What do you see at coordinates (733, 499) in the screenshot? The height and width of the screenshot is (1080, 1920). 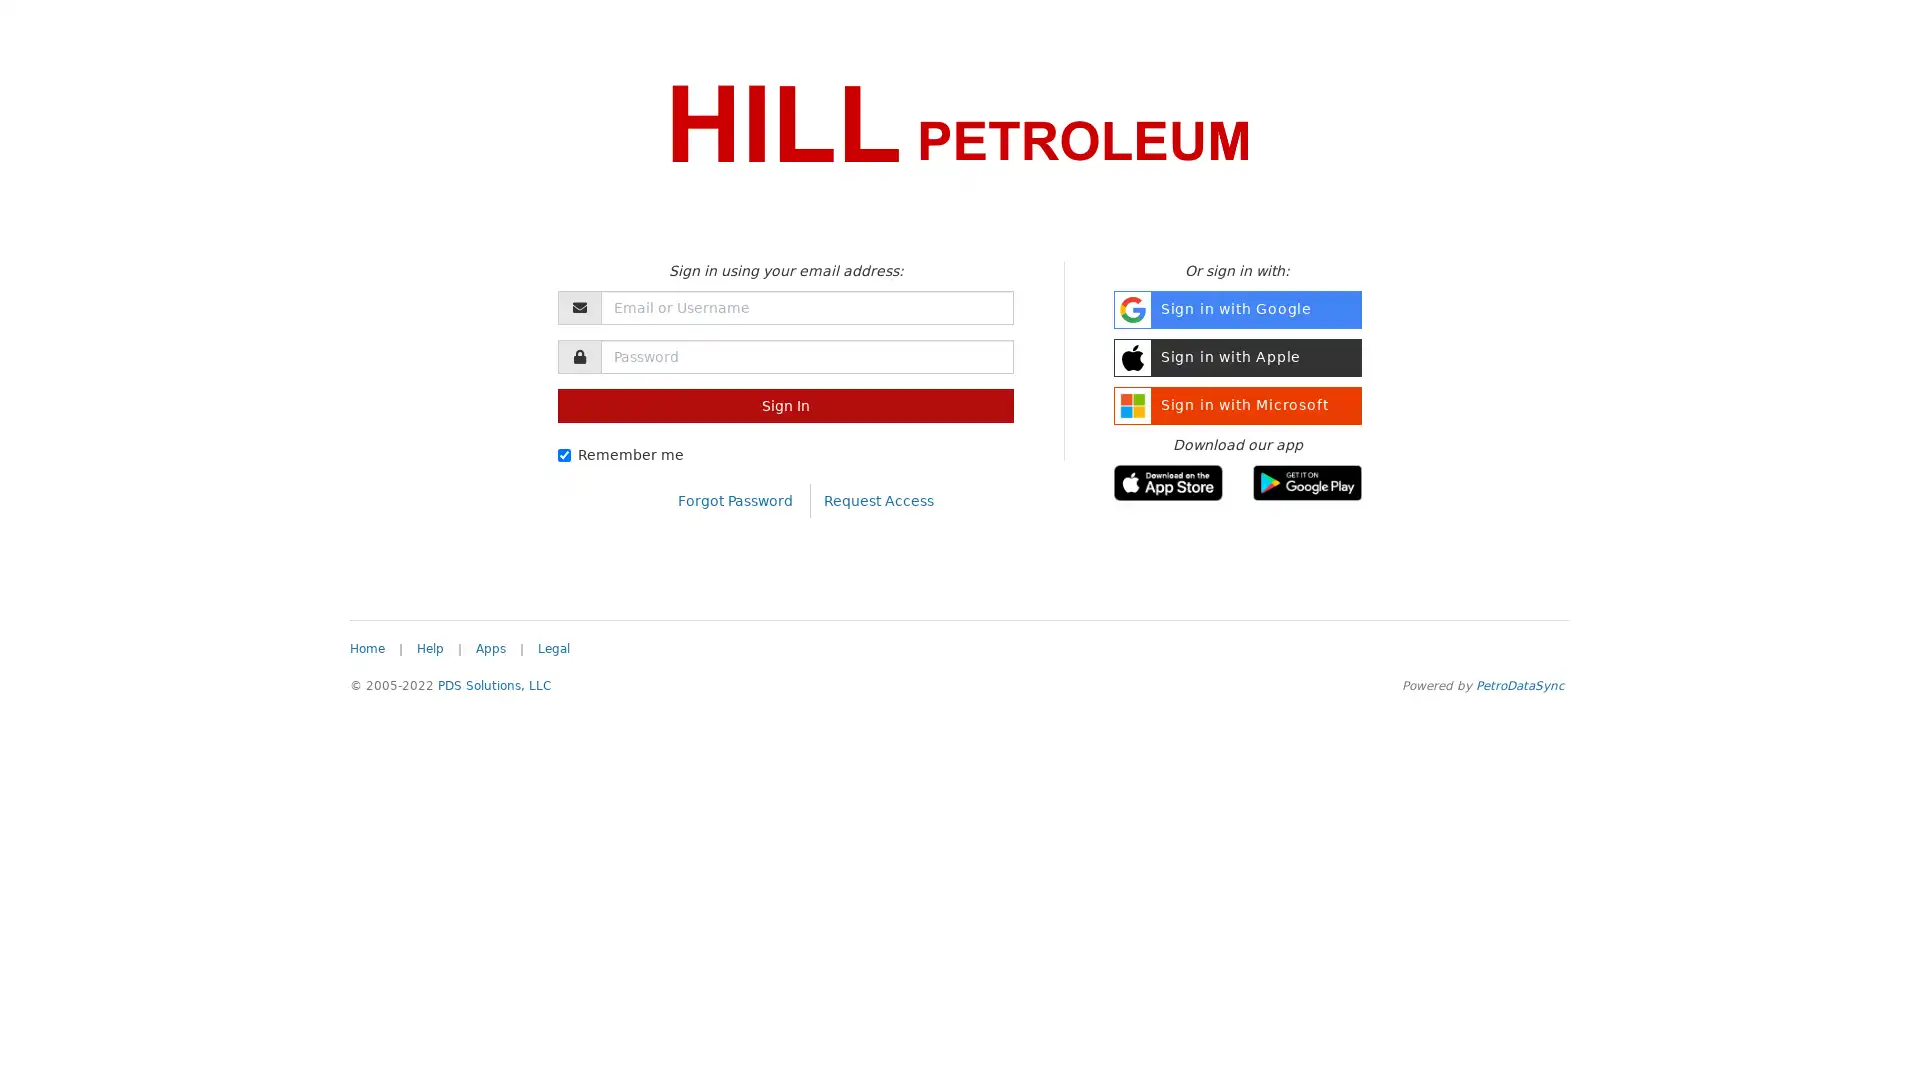 I see `Forgot Password` at bounding box center [733, 499].